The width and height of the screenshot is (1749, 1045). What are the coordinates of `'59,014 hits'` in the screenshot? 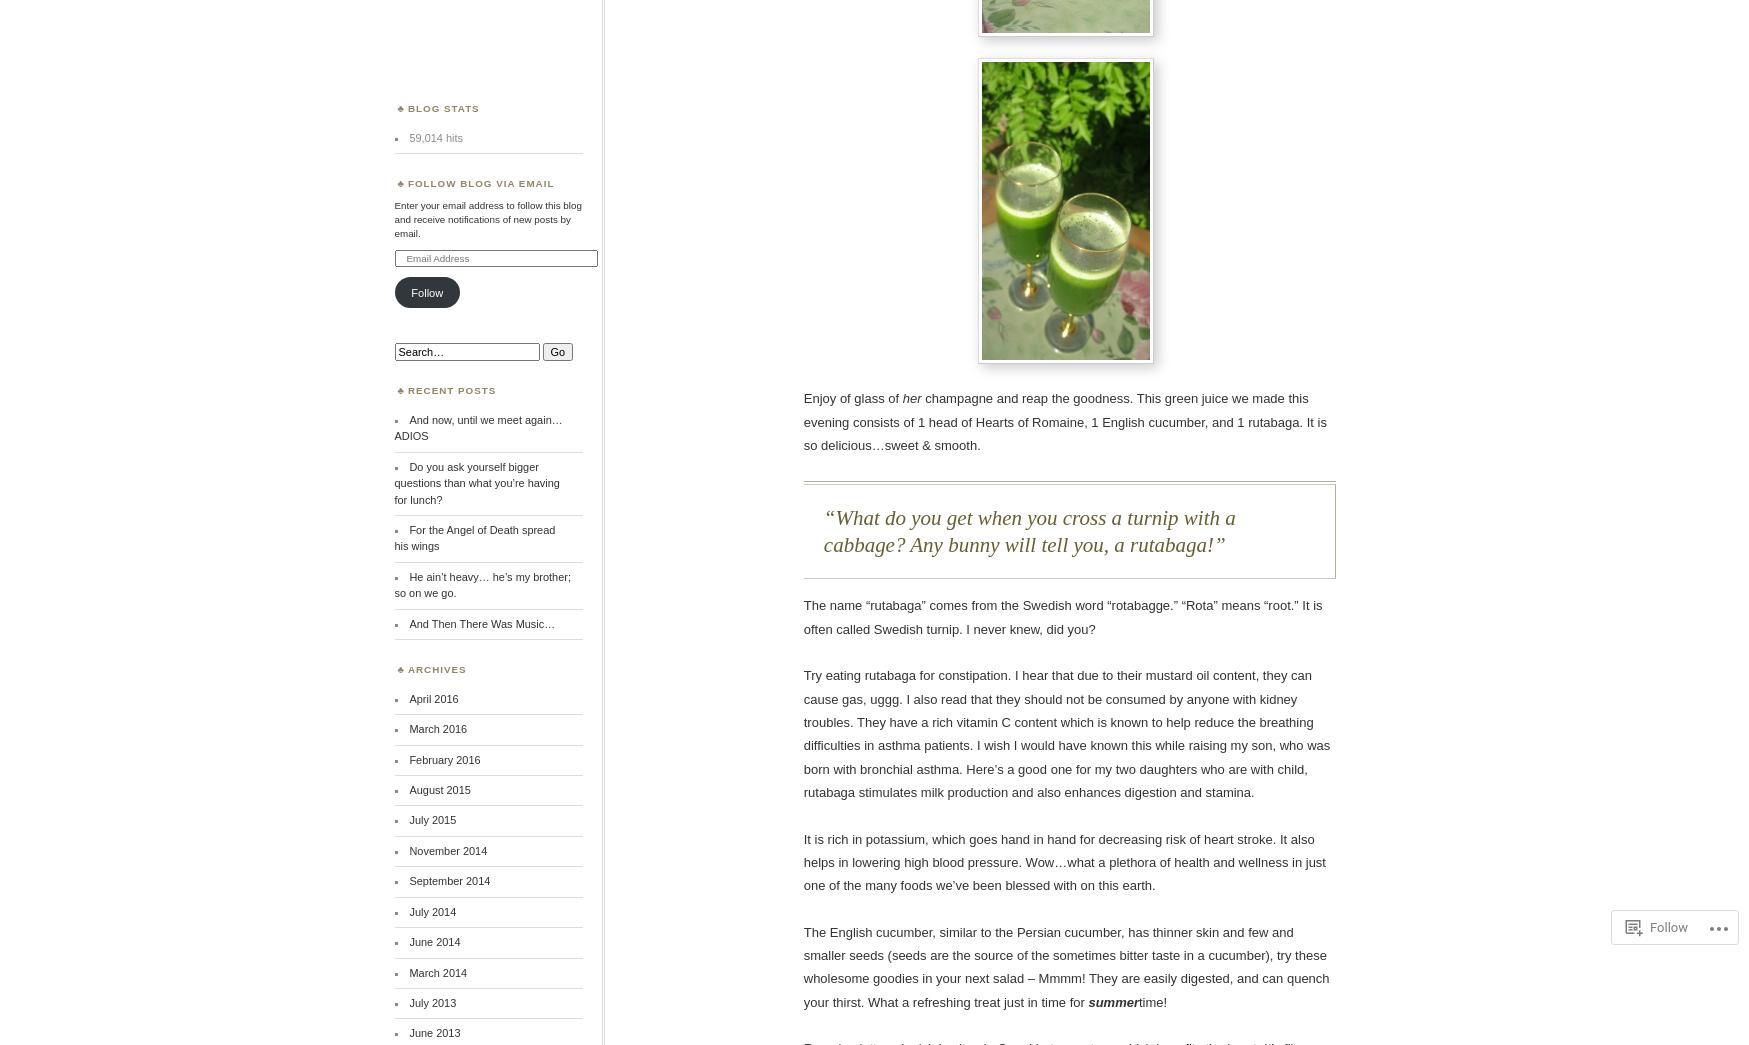 It's located at (434, 135).